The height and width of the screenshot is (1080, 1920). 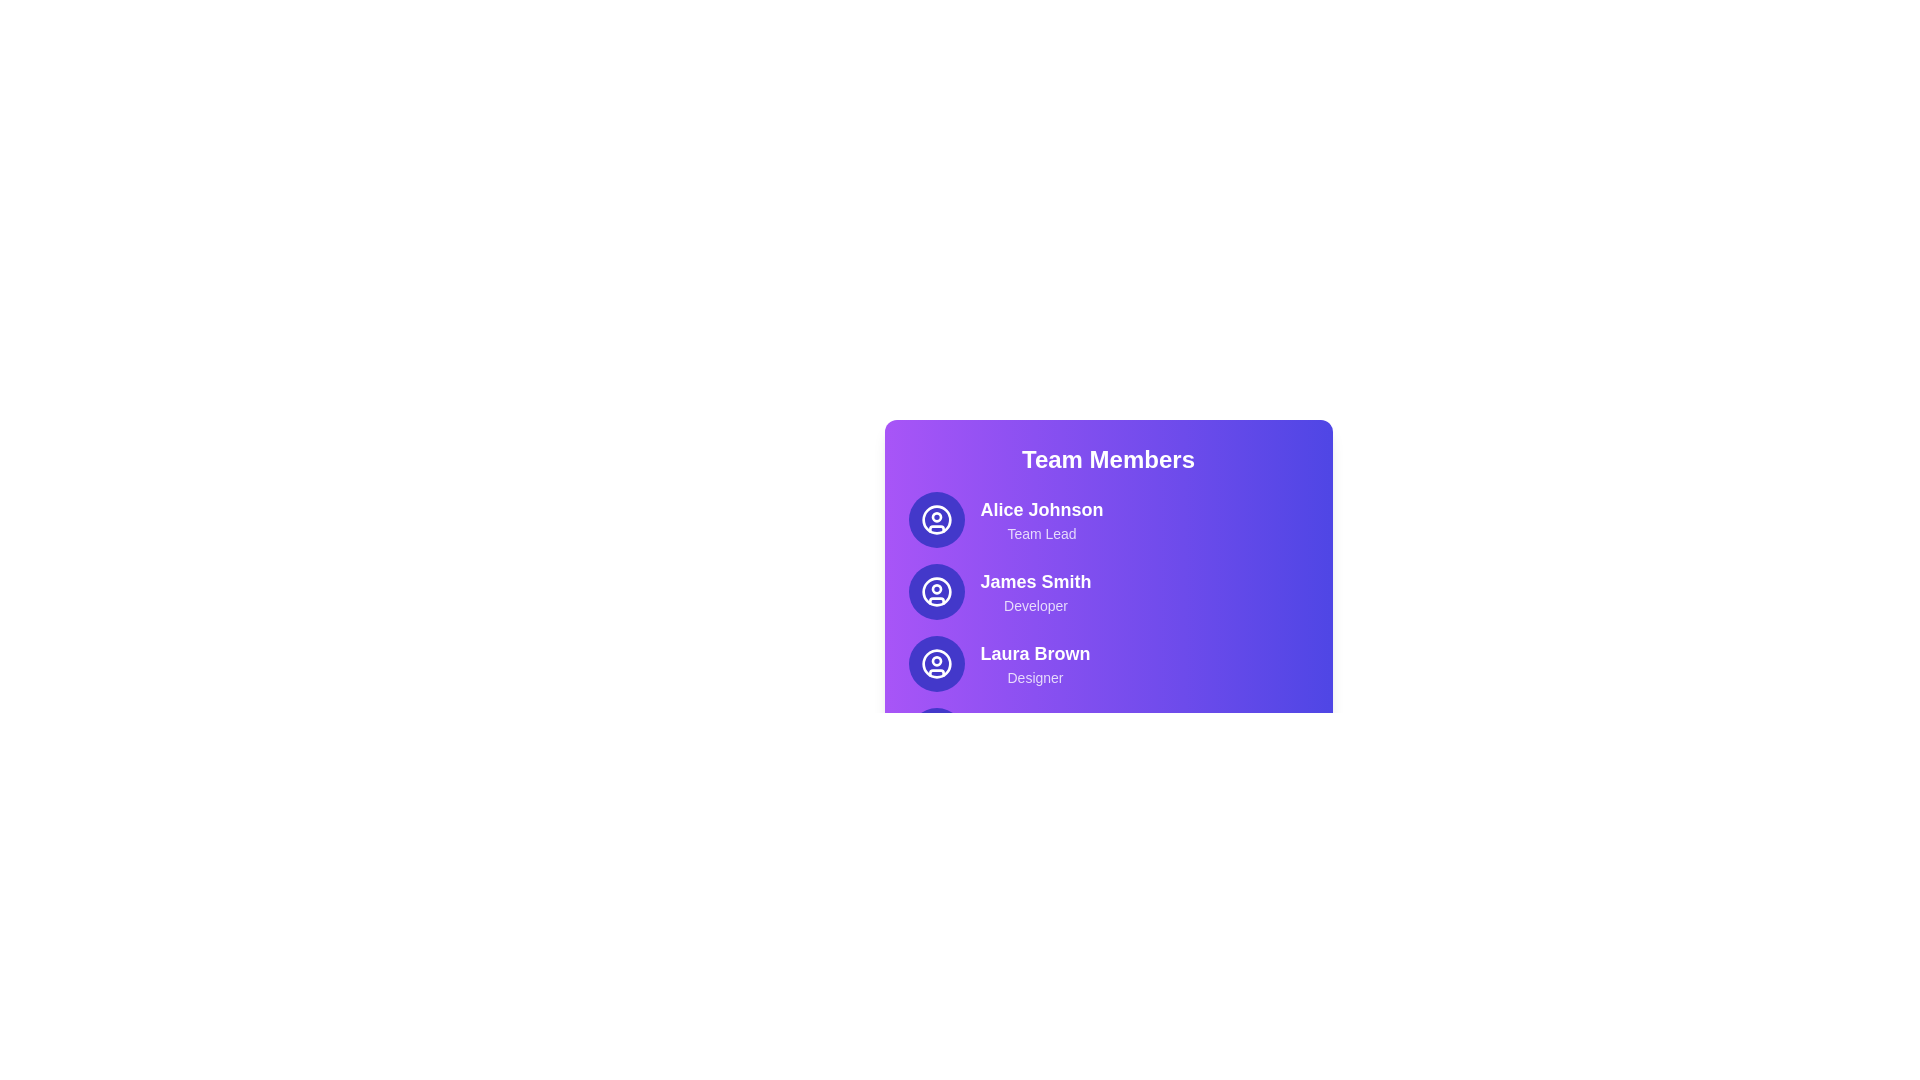 I want to click on the third SVG-based graphical icon representing a team member in the vertical list, so click(x=935, y=663).